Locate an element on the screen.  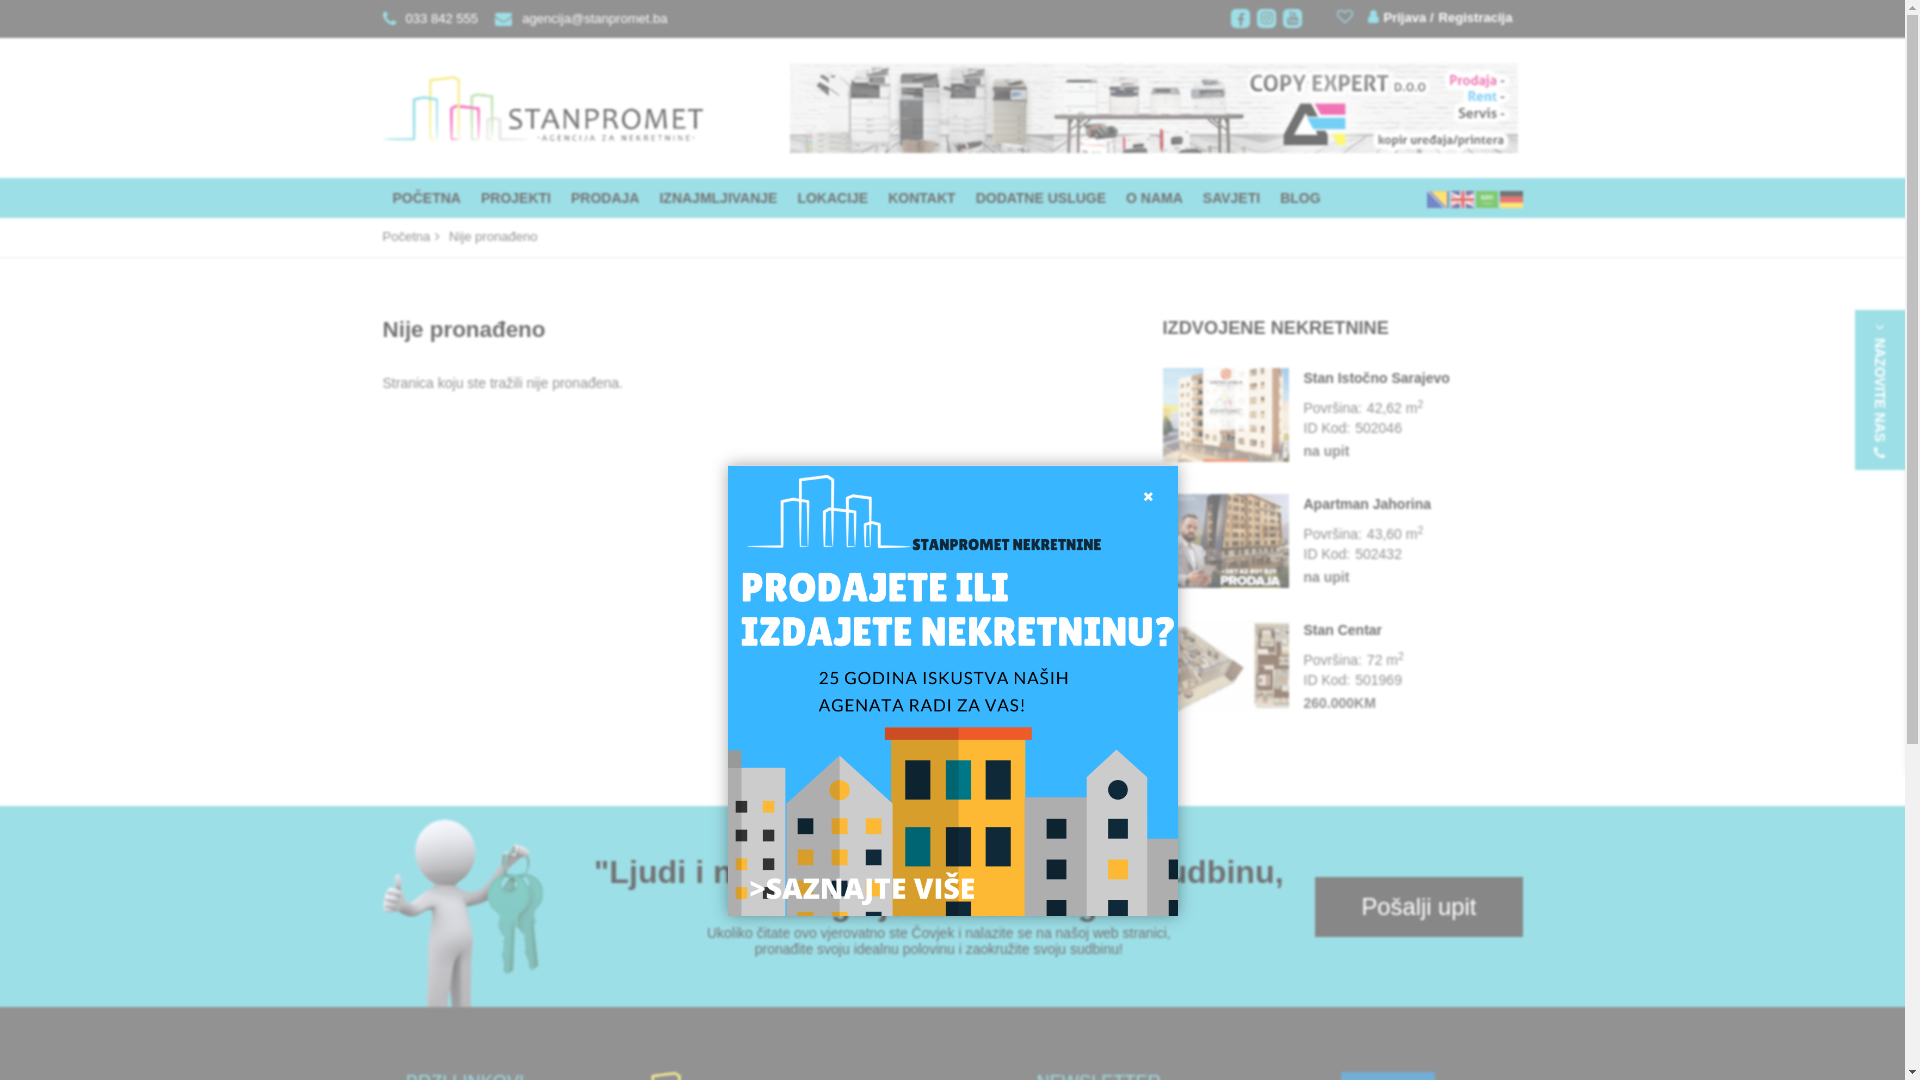
'Apartman Jahorina' is located at coordinates (1223, 541).